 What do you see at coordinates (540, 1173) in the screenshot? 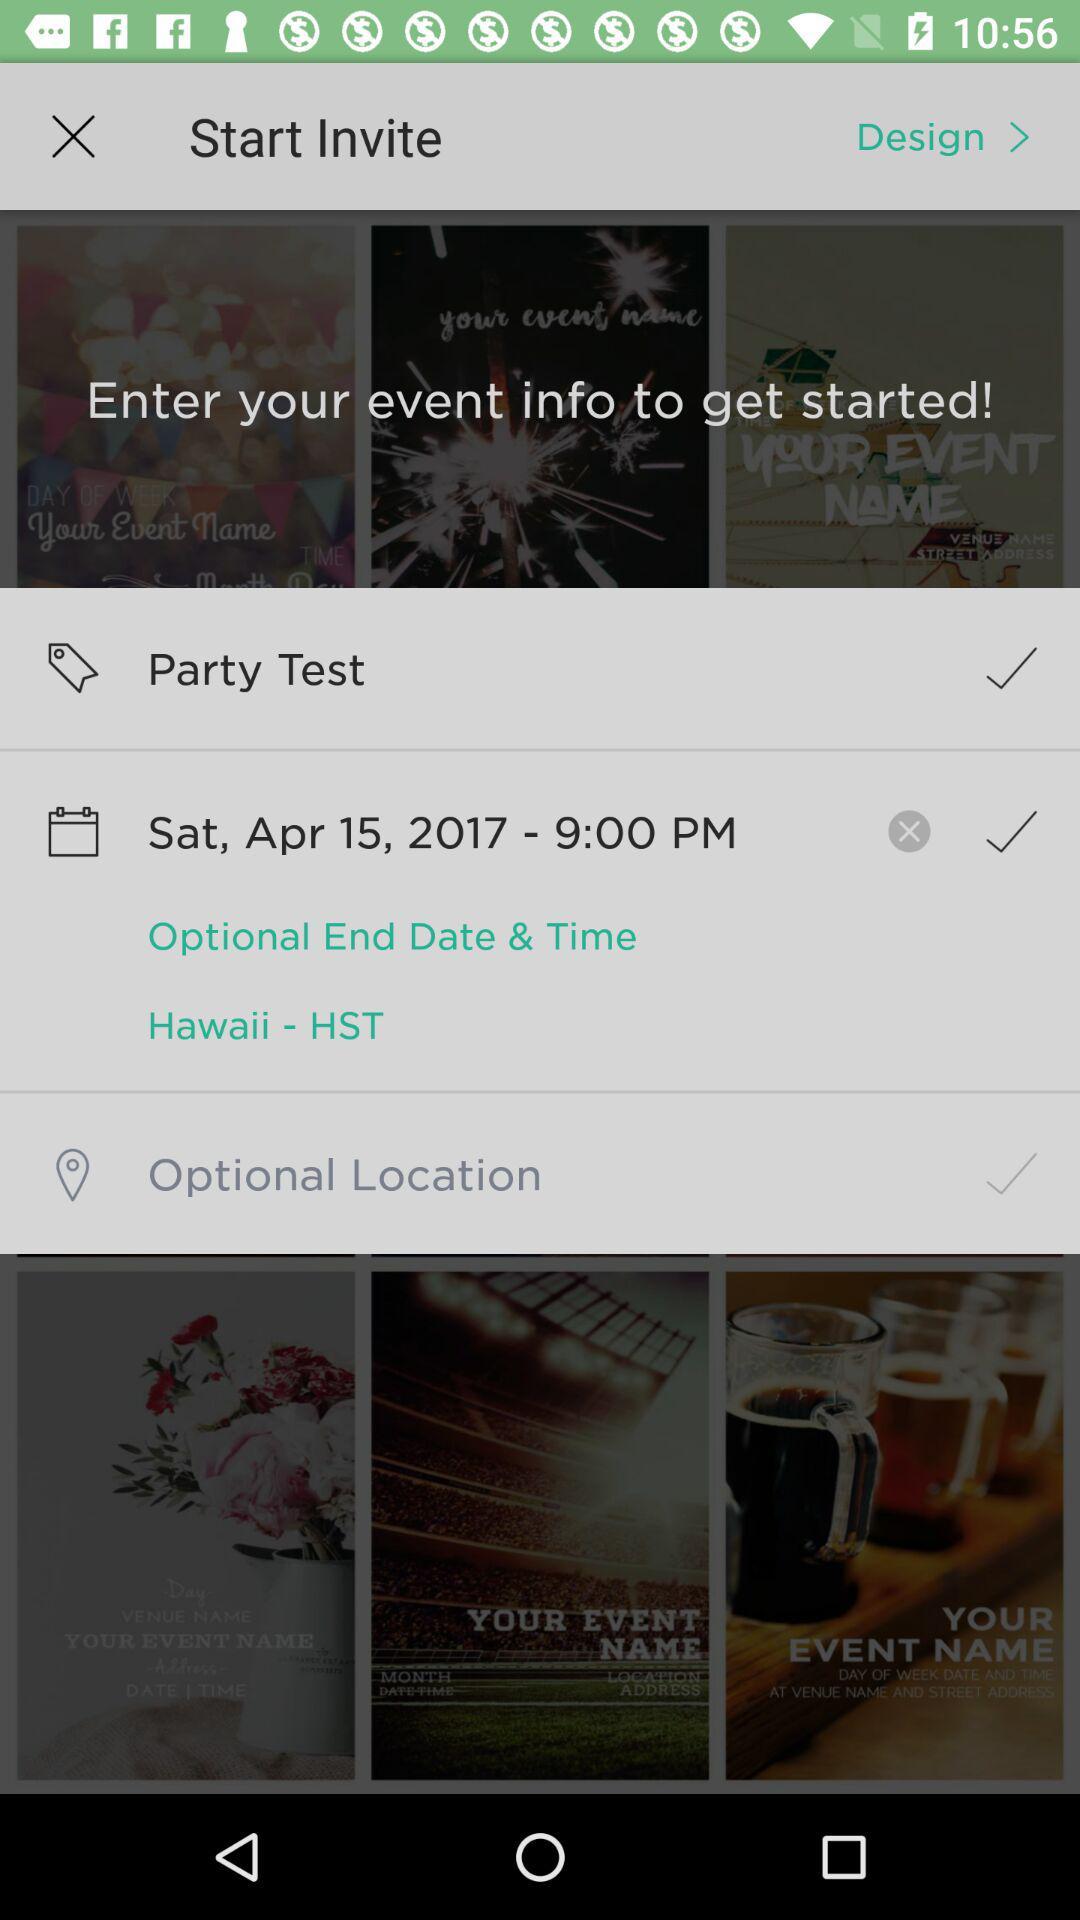
I see `optional location` at bounding box center [540, 1173].